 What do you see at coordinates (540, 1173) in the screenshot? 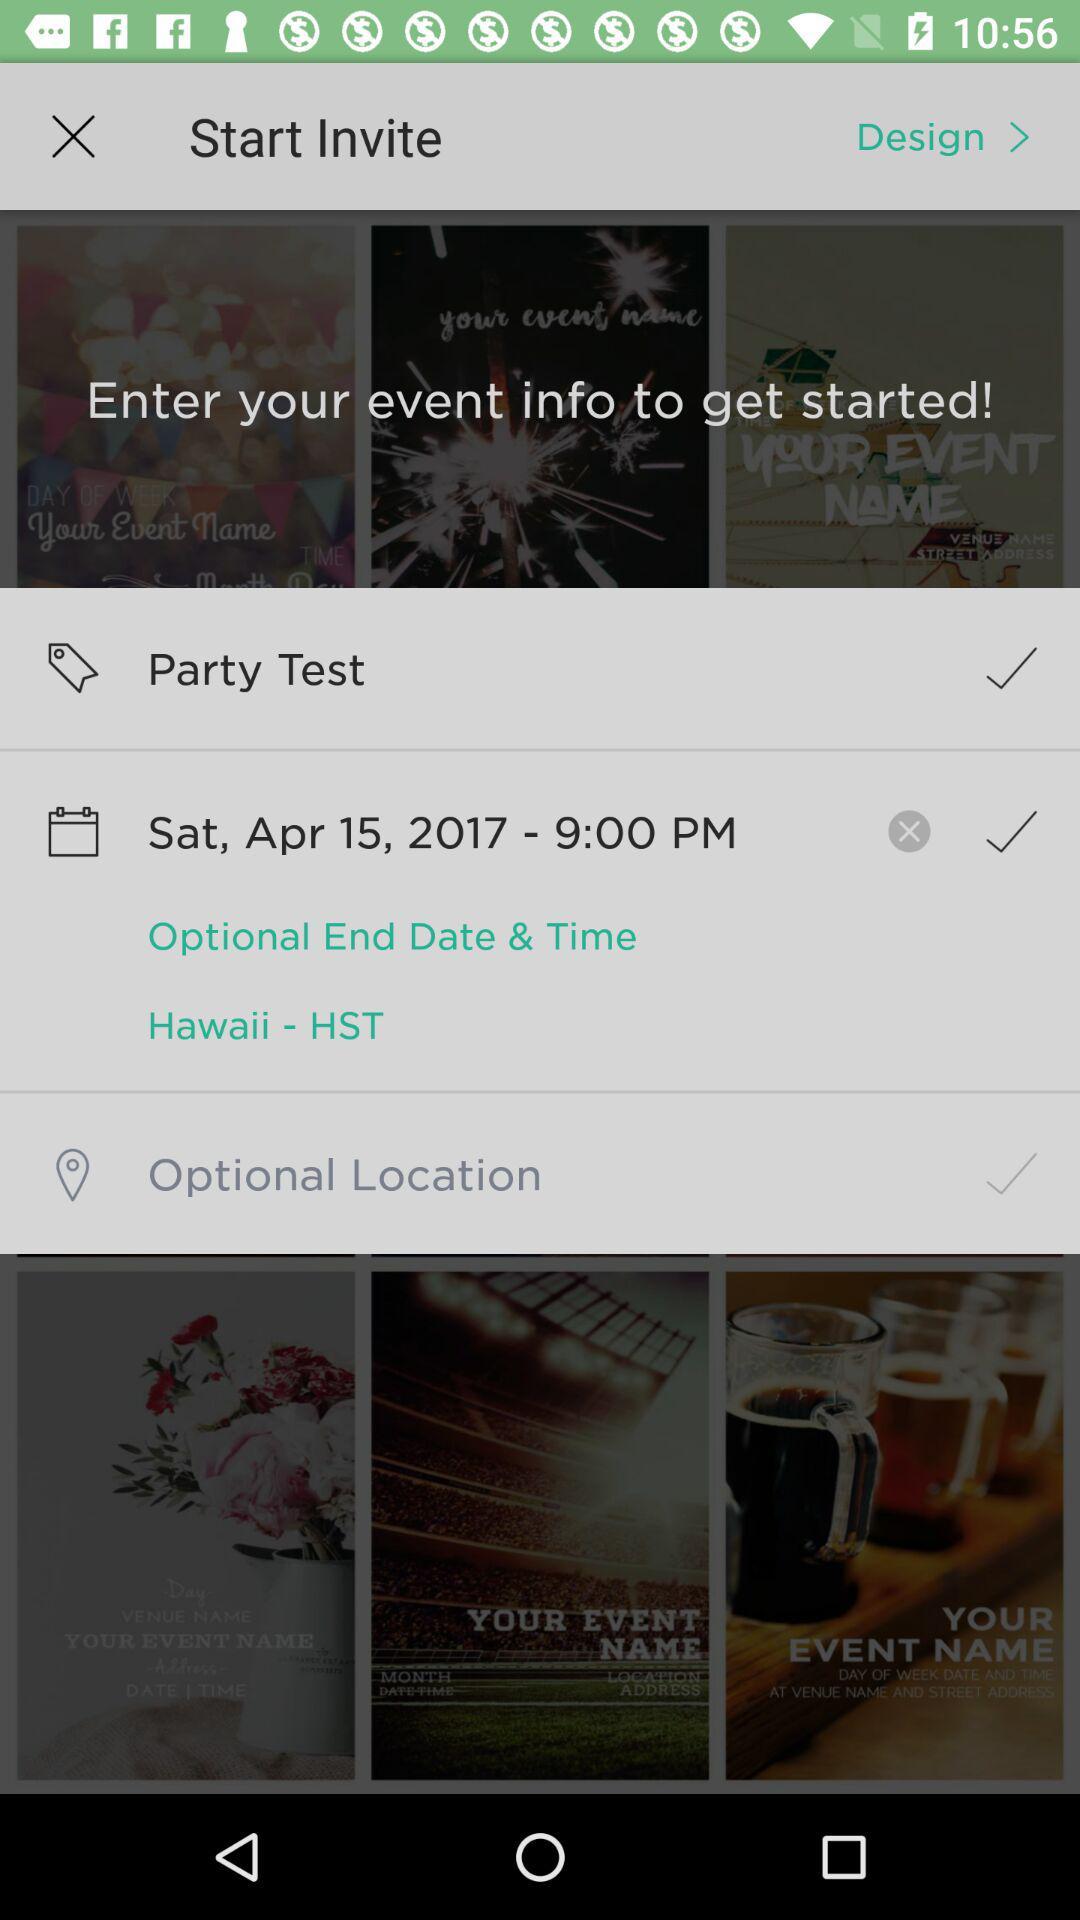
I see `optional location` at bounding box center [540, 1173].